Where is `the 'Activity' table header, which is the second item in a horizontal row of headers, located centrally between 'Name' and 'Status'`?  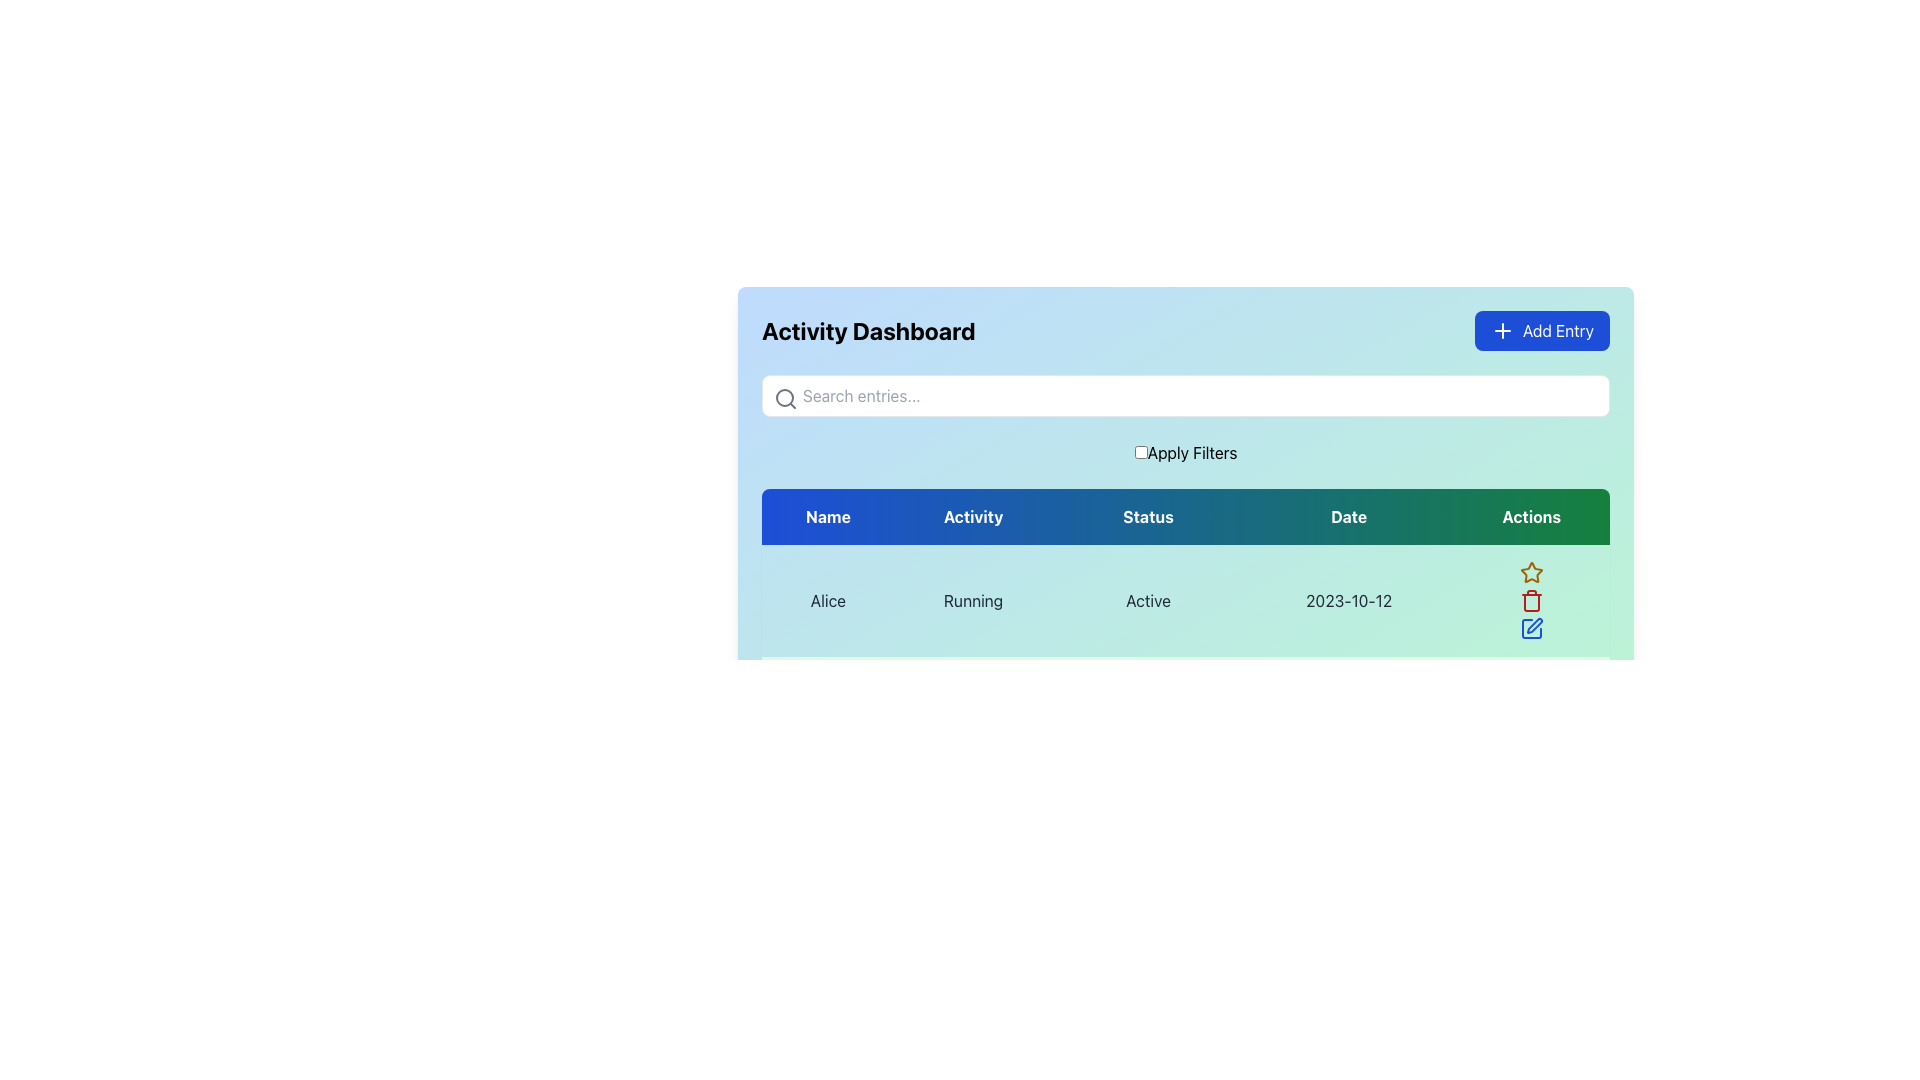 the 'Activity' table header, which is the second item in a horizontal row of headers, located centrally between 'Name' and 'Status' is located at coordinates (973, 515).